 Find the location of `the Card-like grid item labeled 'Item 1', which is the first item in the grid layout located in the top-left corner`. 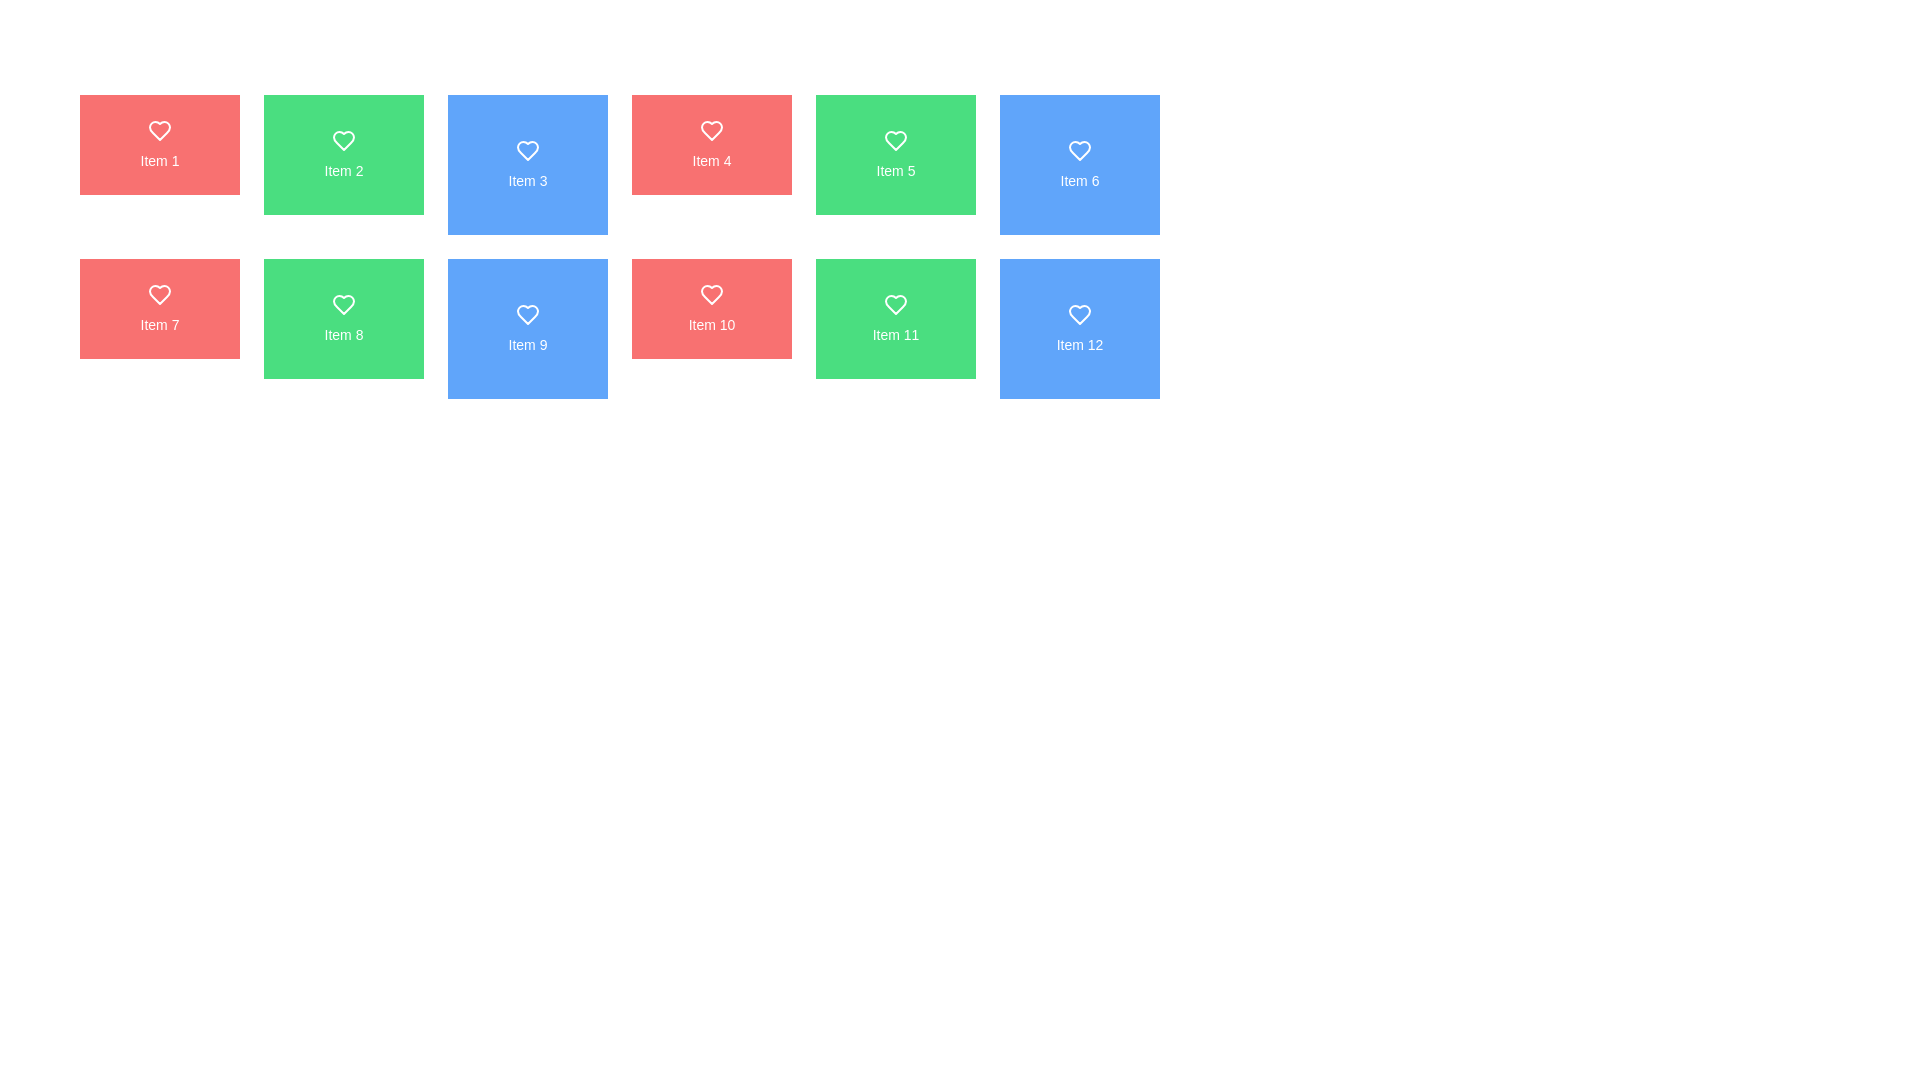

the Card-like grid item labeled 'Item 1', which is the first item in the grid layout located in the top-left corner is located at coordinates (158, 144).